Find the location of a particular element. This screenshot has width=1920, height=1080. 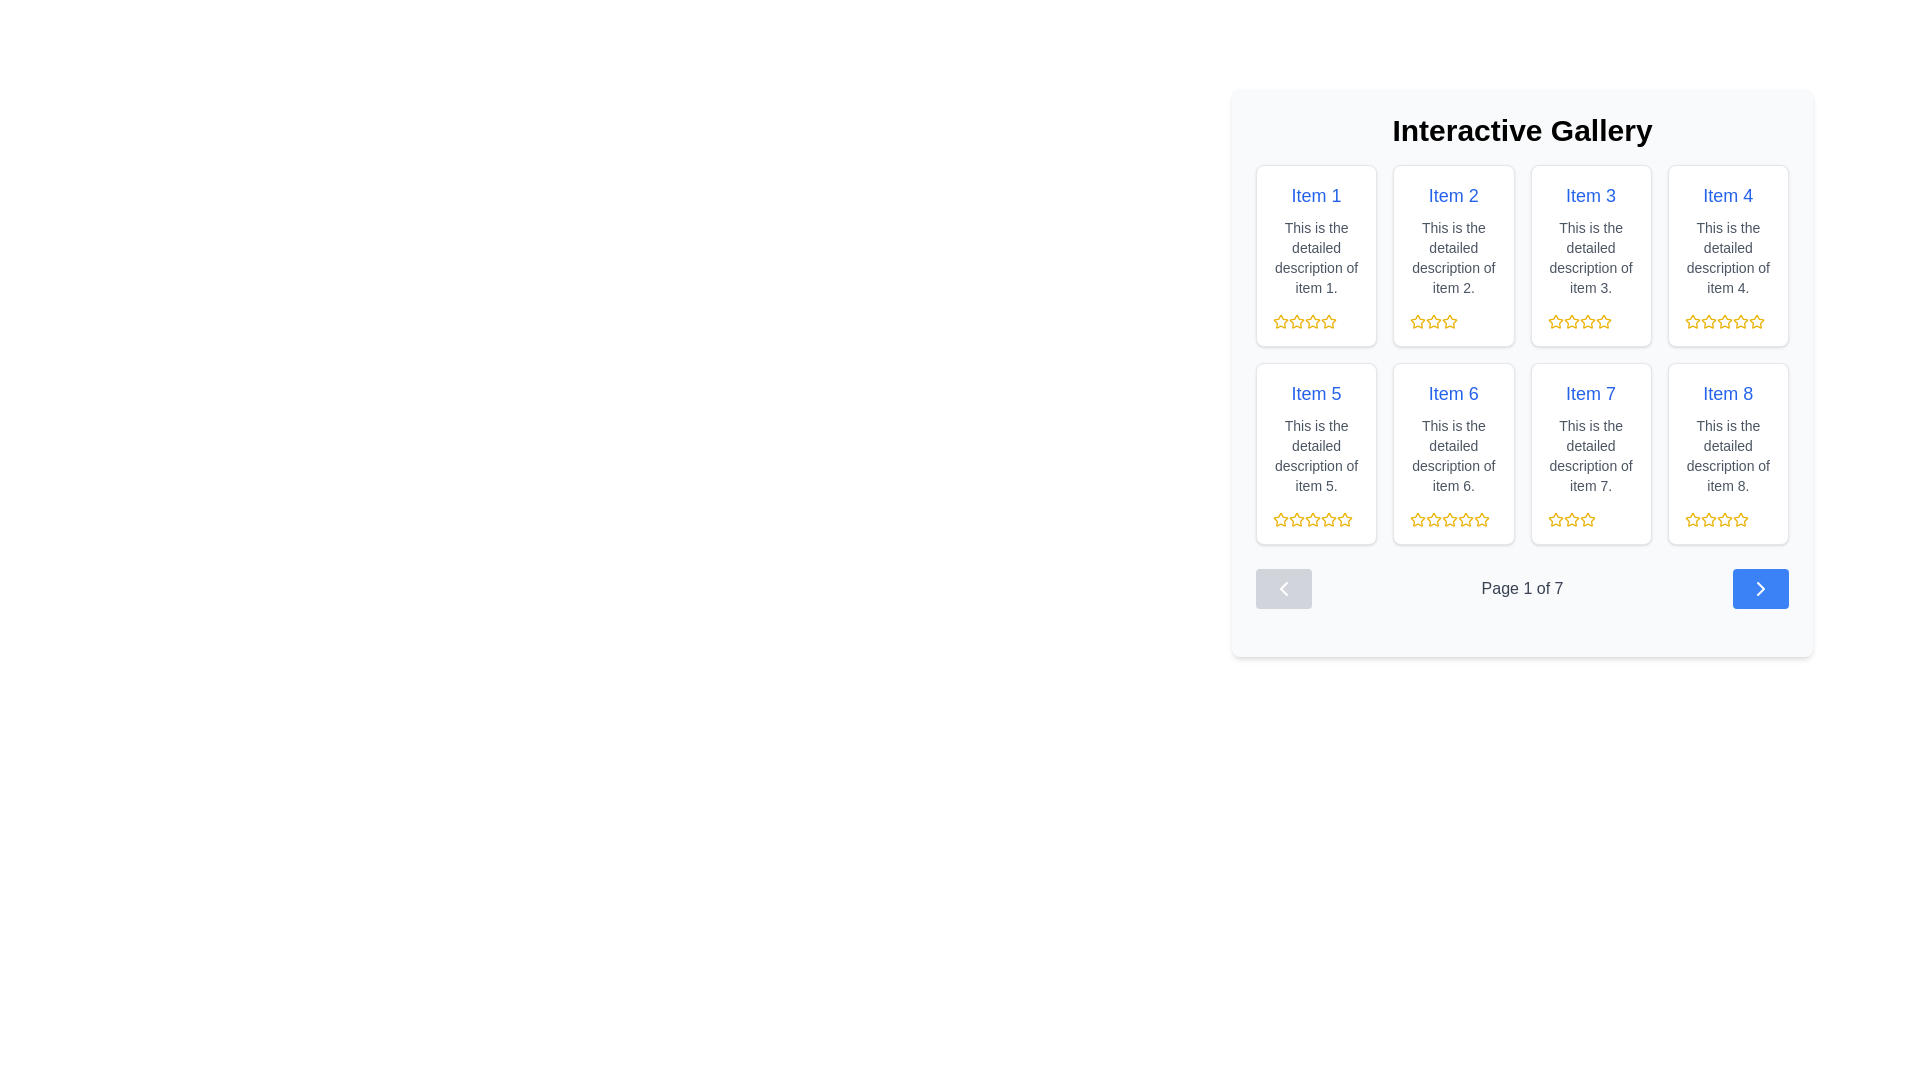

the fourth yellow star-shaped icon in a group of five stars representing a rating, located below the text 'Item 2' is located at coordinates (1450, 320).